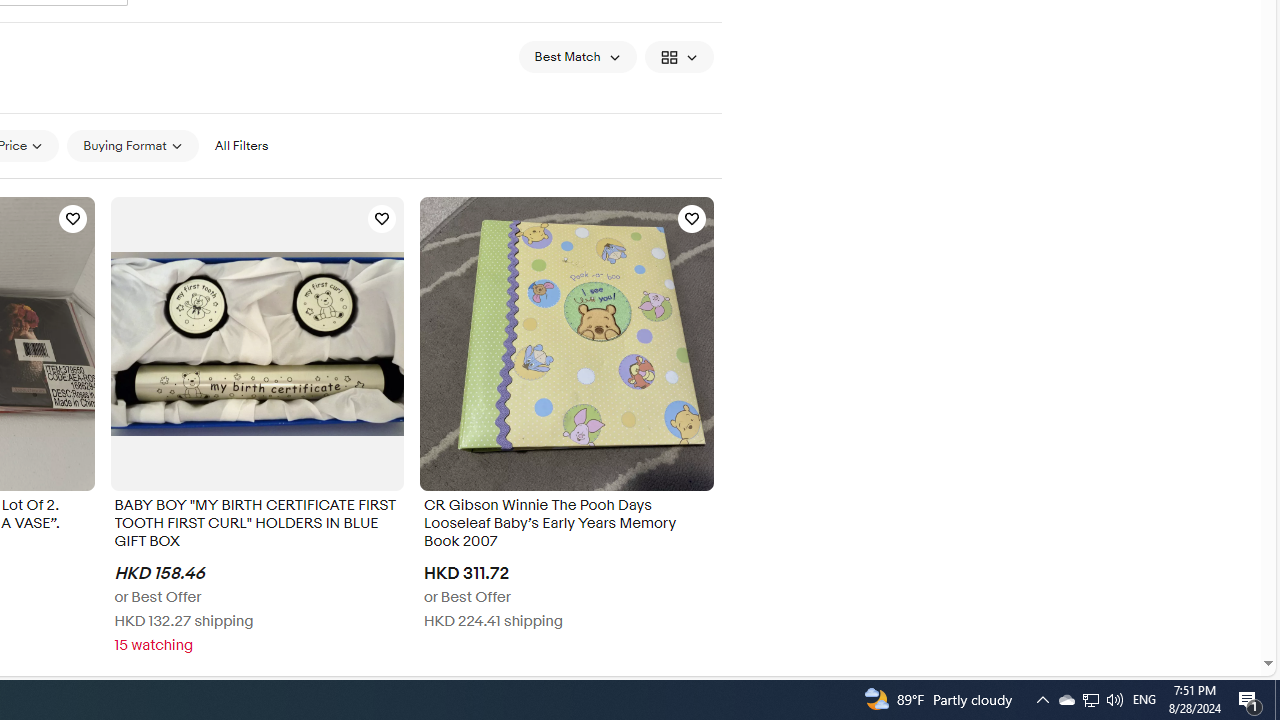  What do you see at coordinates (131, 145) in the screenshot?
I see `'Buying Format'` at bounding box center [131, 145].